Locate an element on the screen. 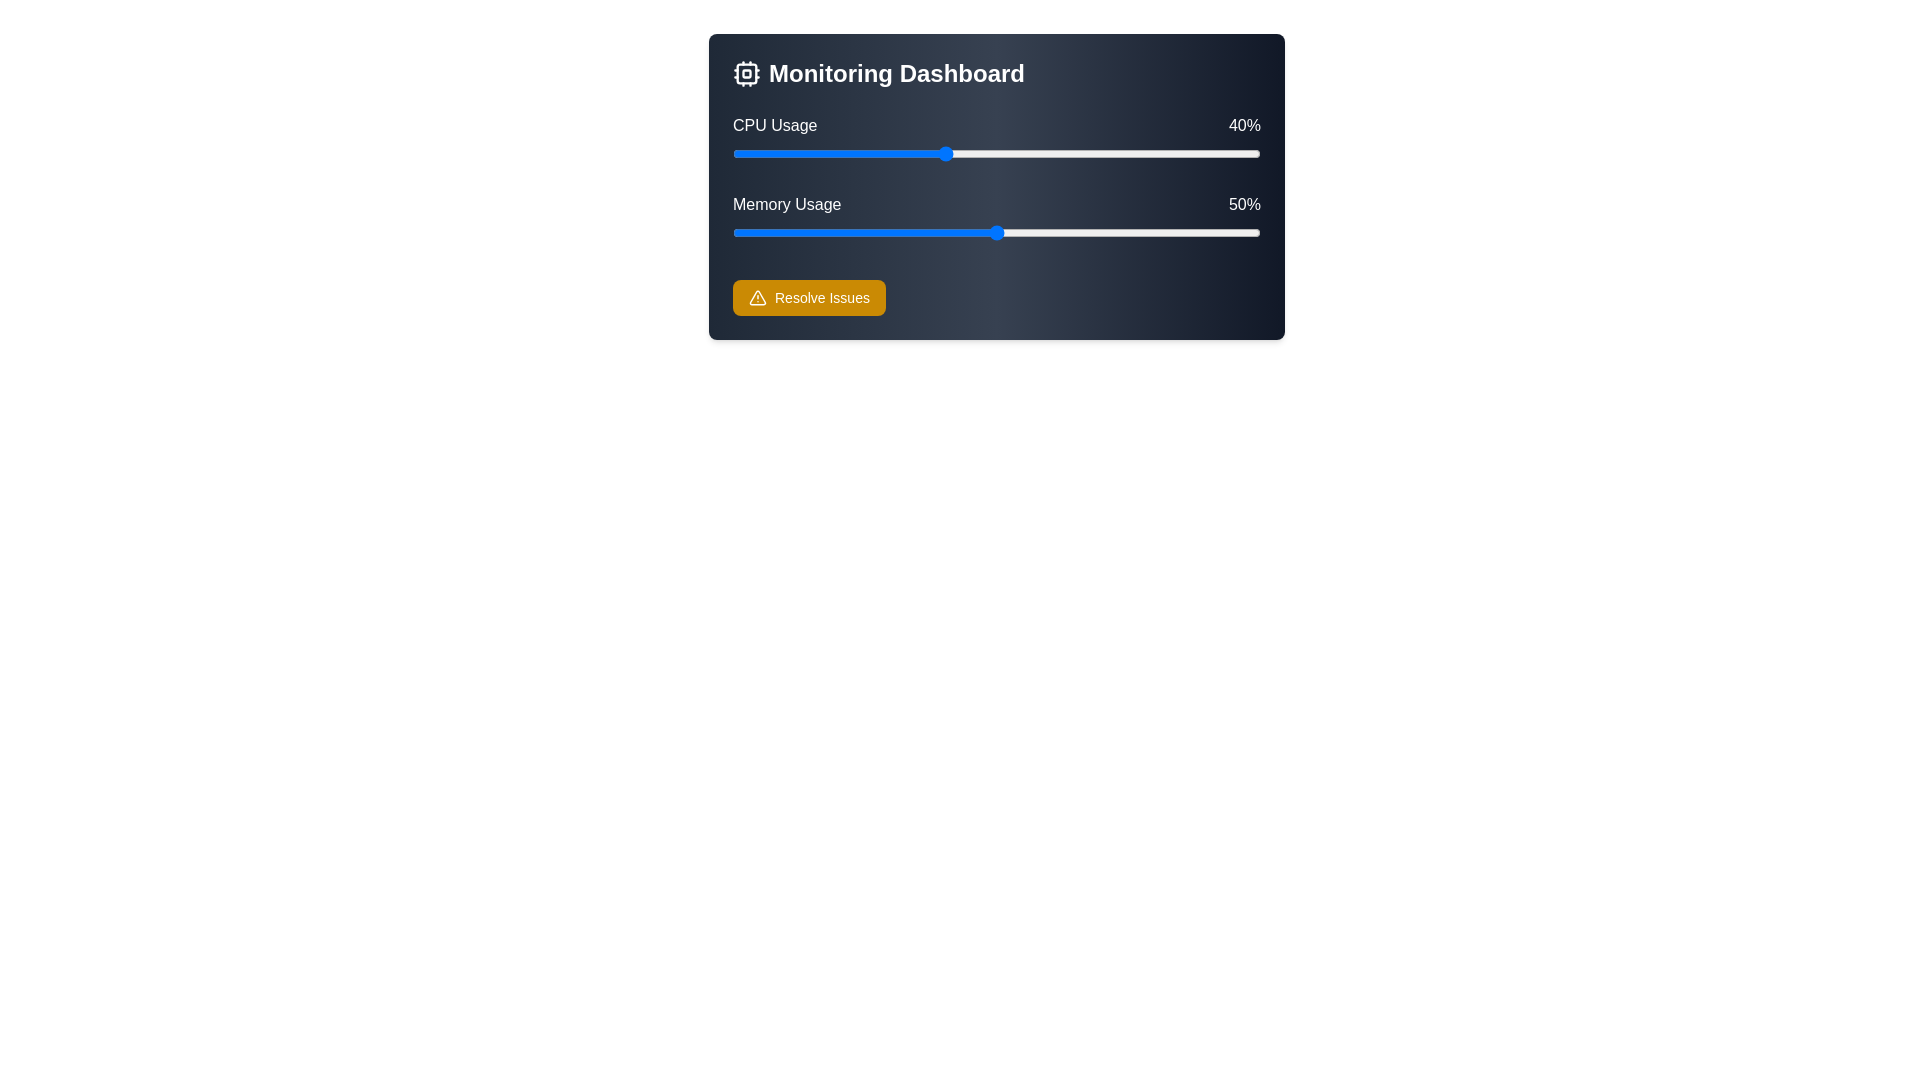 The height and width of the screenshot is (1080, 1920). CPU usage is located at coordinates (1144, 153).